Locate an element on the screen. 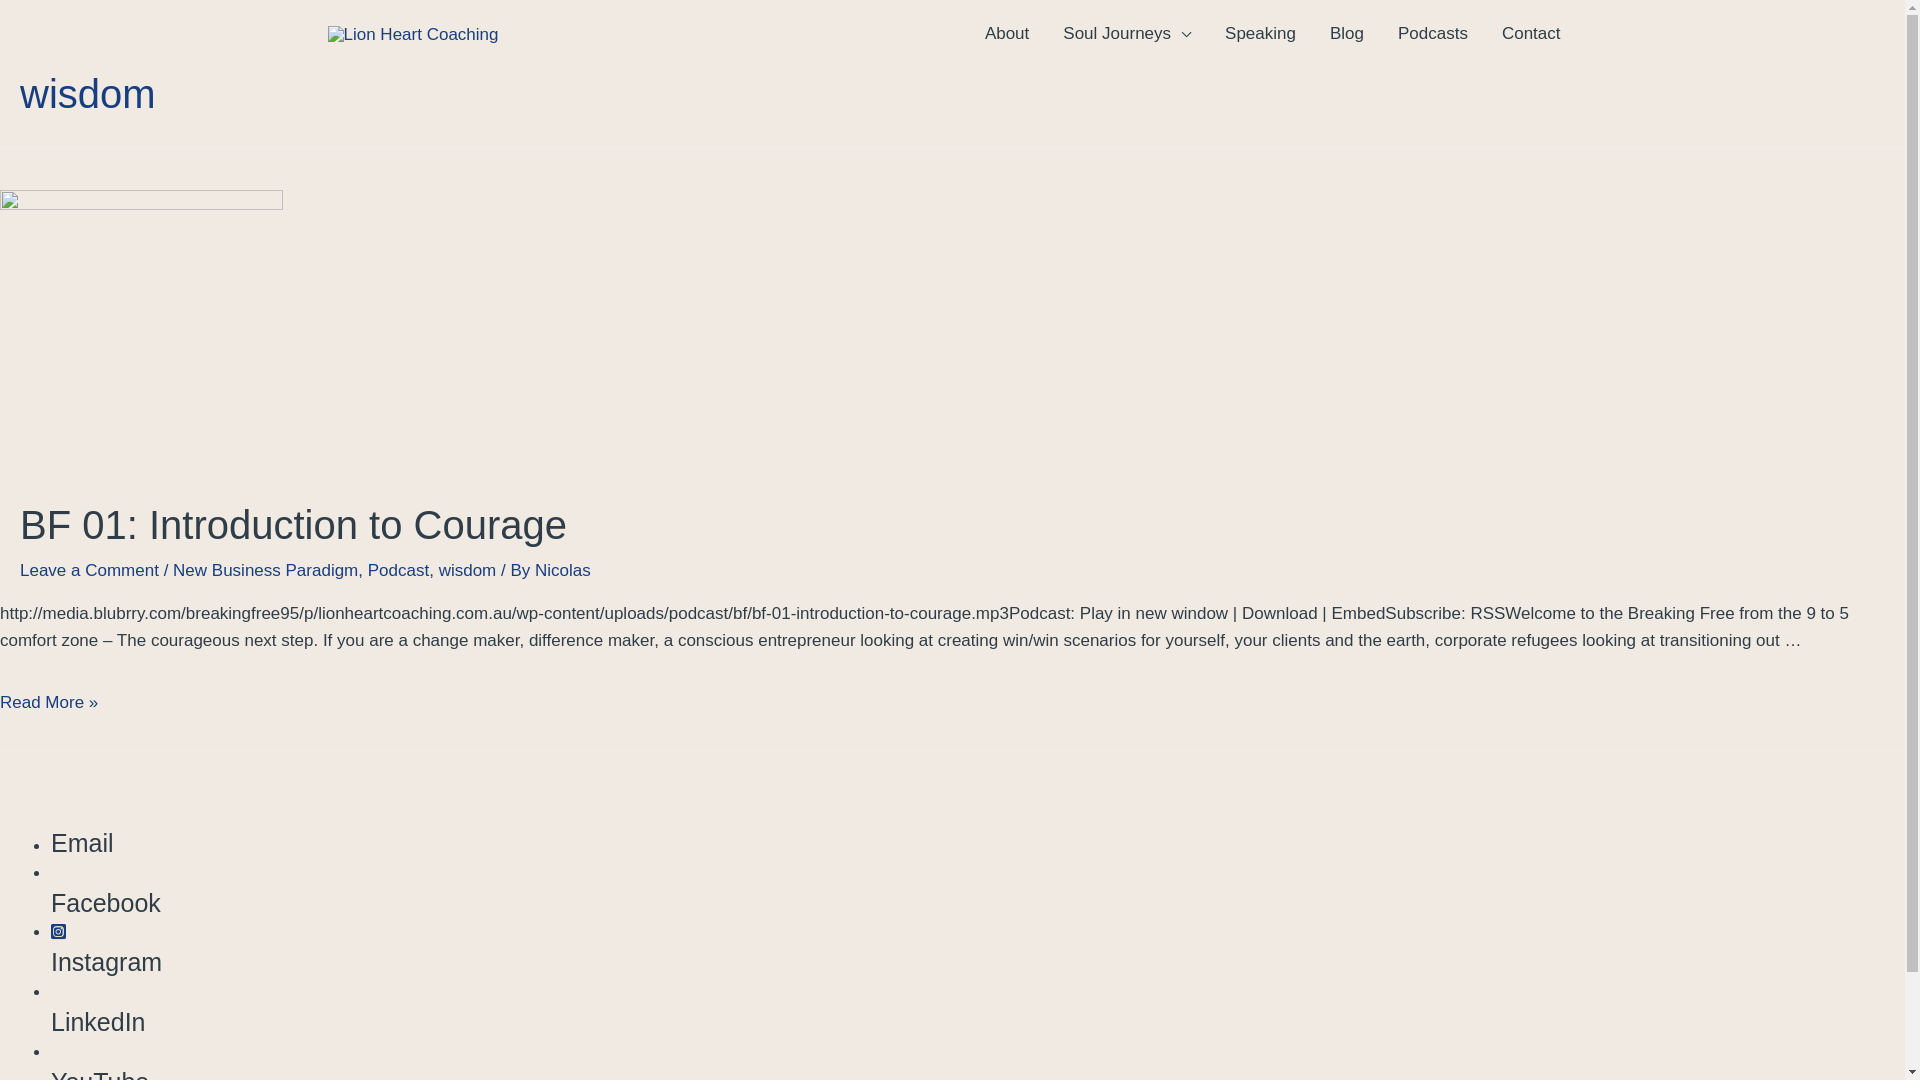 Image resolution: width=1920 pixels, height=1080 pixels. 'New Business Paradigm' is located at coordinates (264, 570).